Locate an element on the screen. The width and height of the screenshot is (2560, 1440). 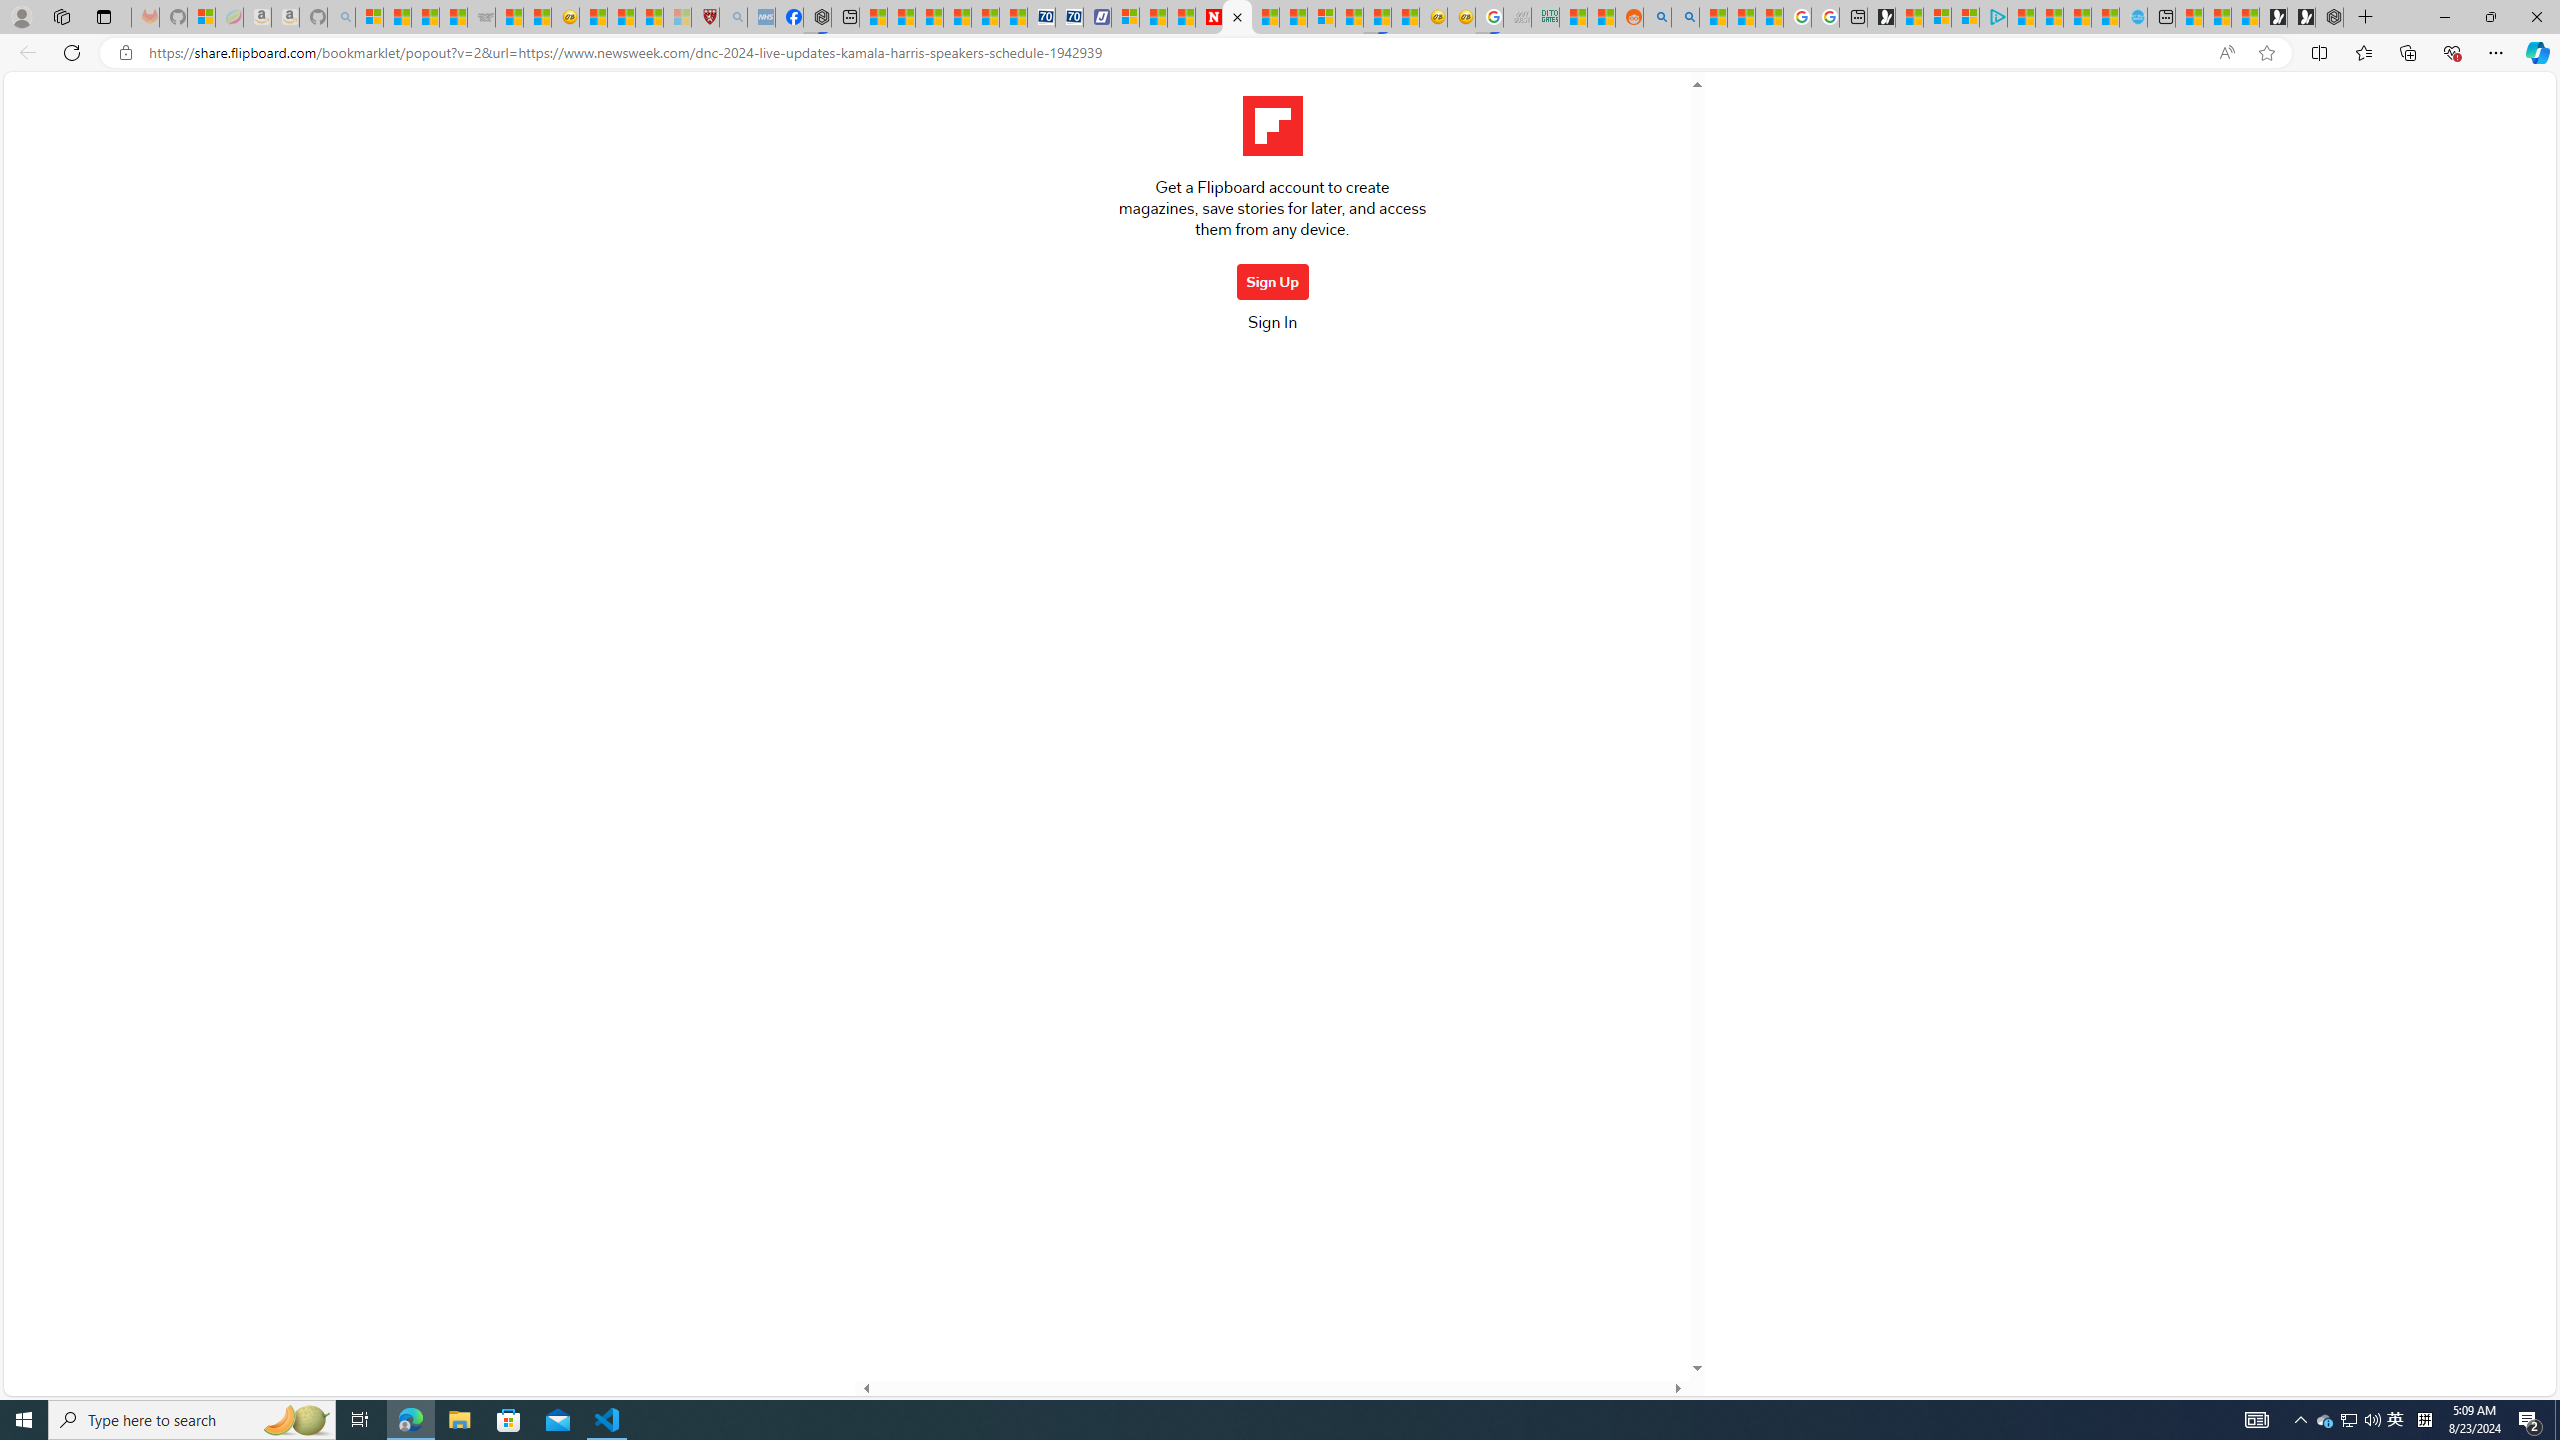
'Cheap Hotels - Save70.com' is located at coordinates (1069, 16).